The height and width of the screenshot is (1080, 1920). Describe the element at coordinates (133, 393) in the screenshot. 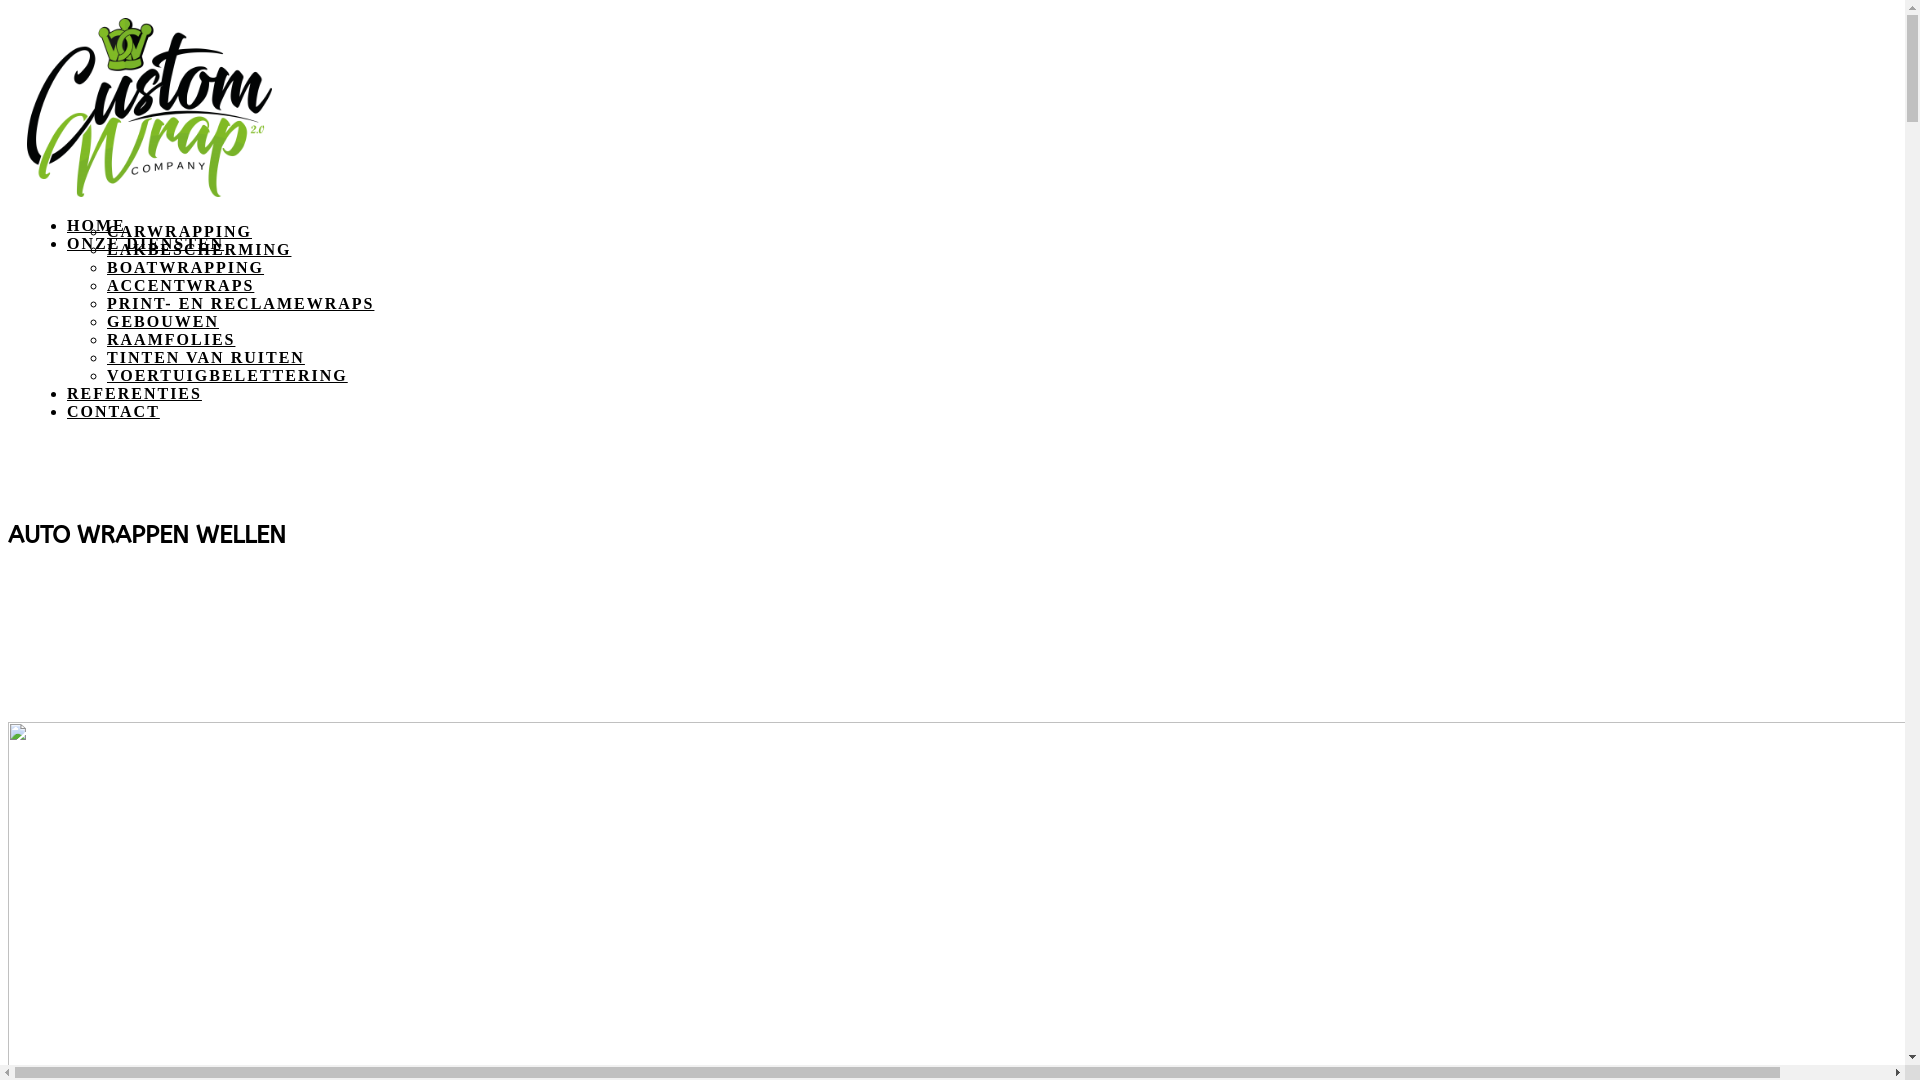

I see `'REFERENTIES'` at that location.